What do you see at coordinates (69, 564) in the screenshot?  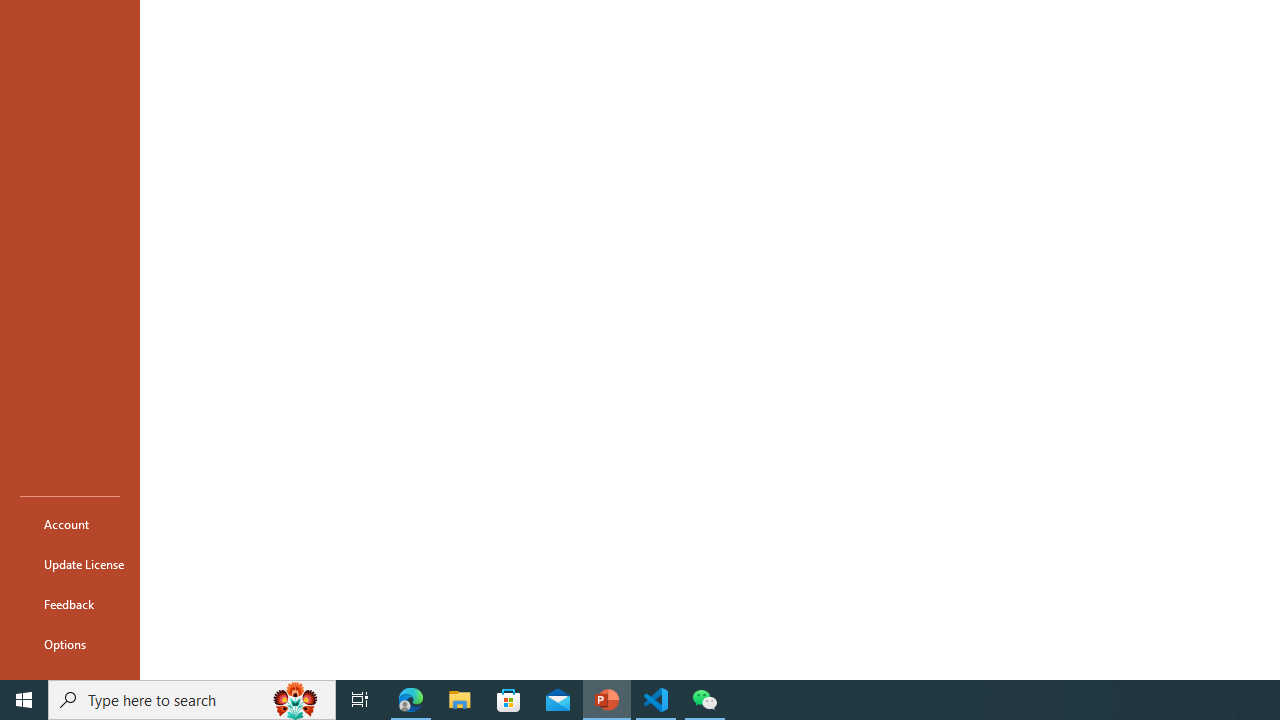 I see `'Update License'` at bounding box center [69, 564].